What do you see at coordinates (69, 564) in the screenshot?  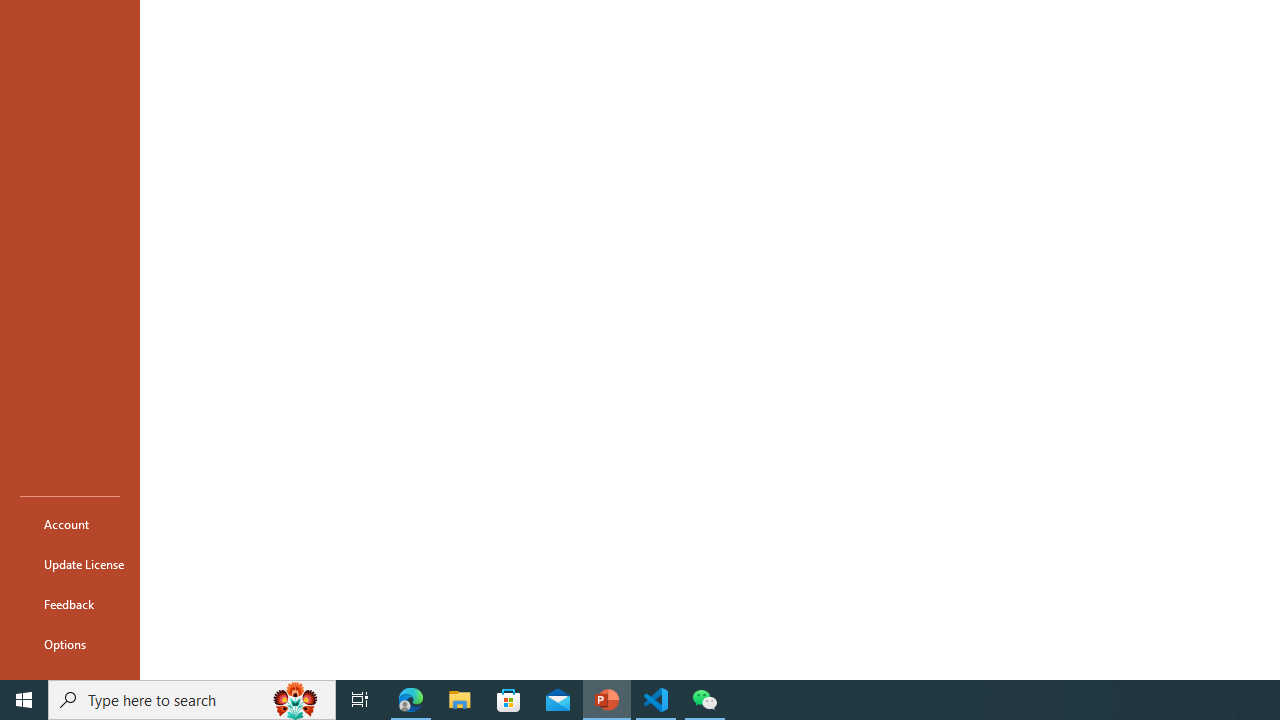 I see `'Update License'` at bounding box center [69, 564].